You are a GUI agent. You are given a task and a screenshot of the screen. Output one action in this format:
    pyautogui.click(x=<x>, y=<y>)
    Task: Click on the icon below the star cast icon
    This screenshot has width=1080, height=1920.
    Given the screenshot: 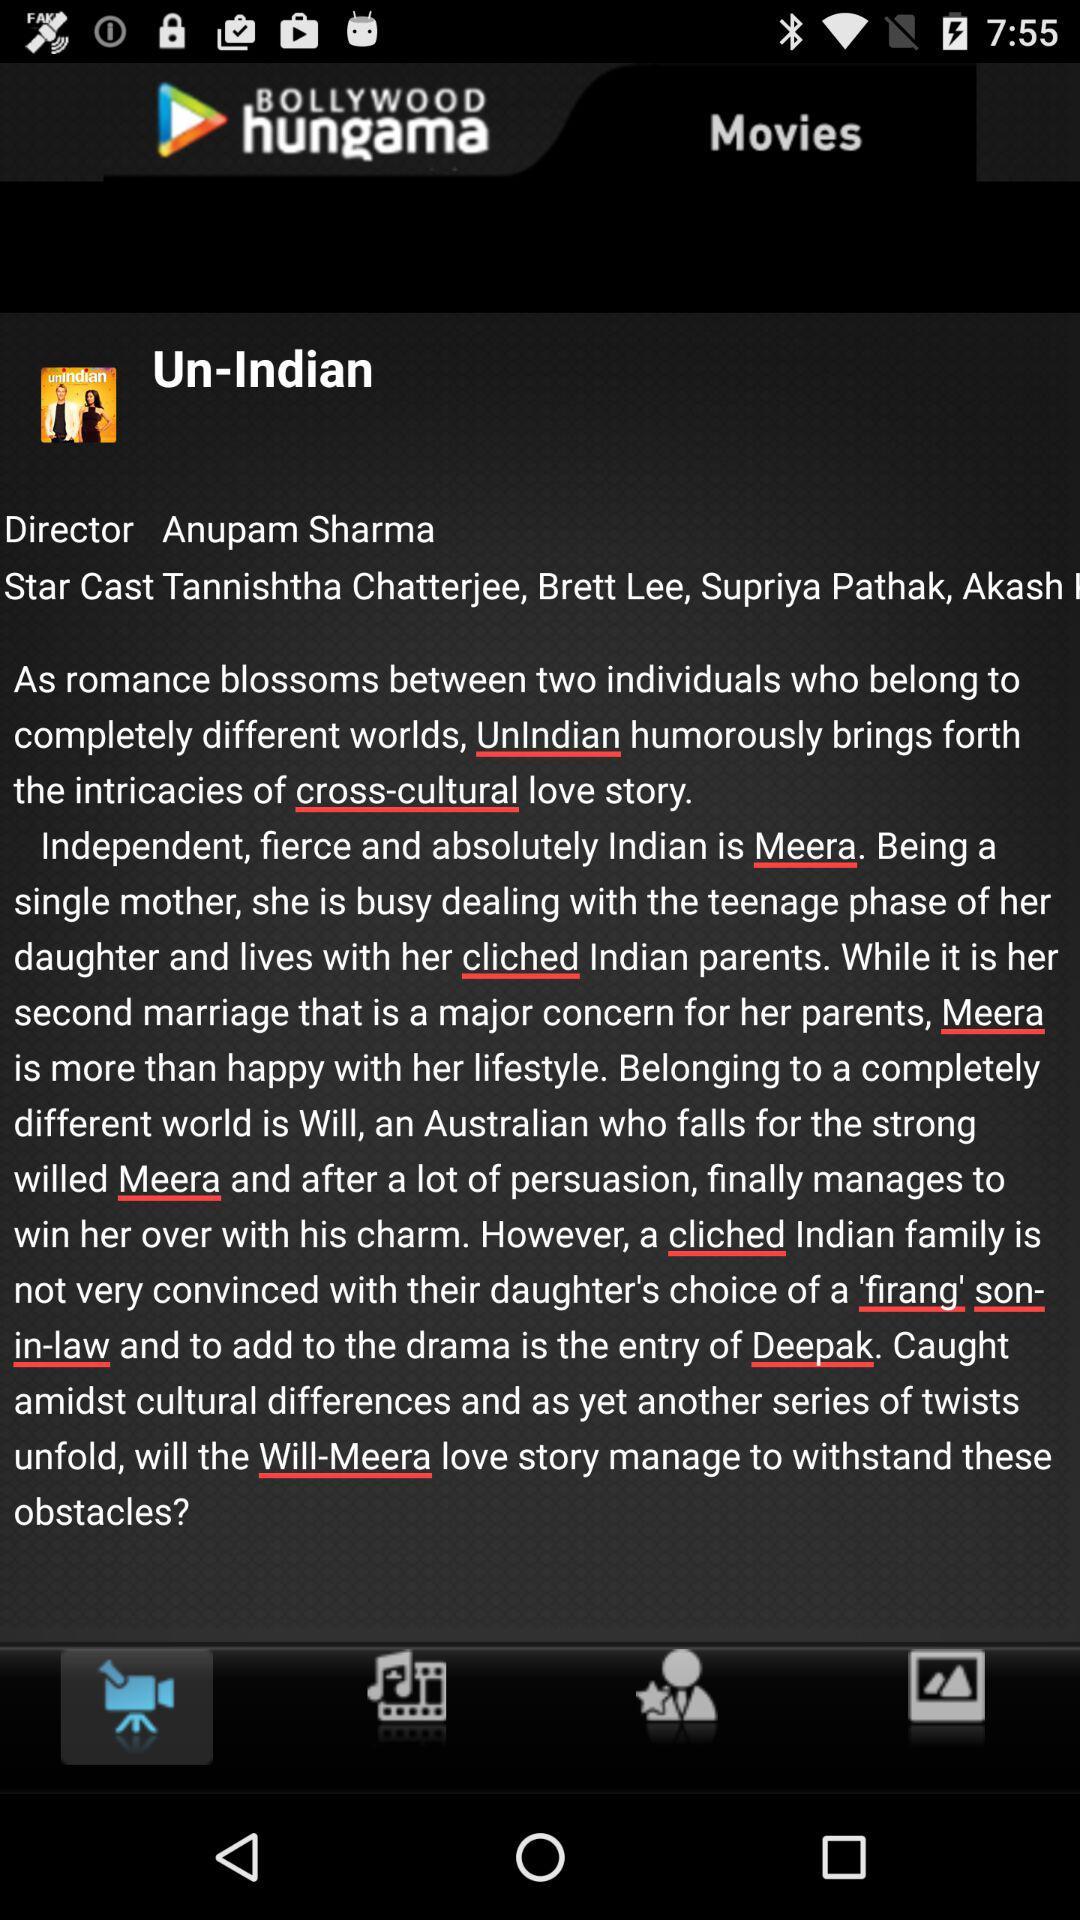 What is the action you would take?
    pyautogui.click(x=540, y=1073)
    